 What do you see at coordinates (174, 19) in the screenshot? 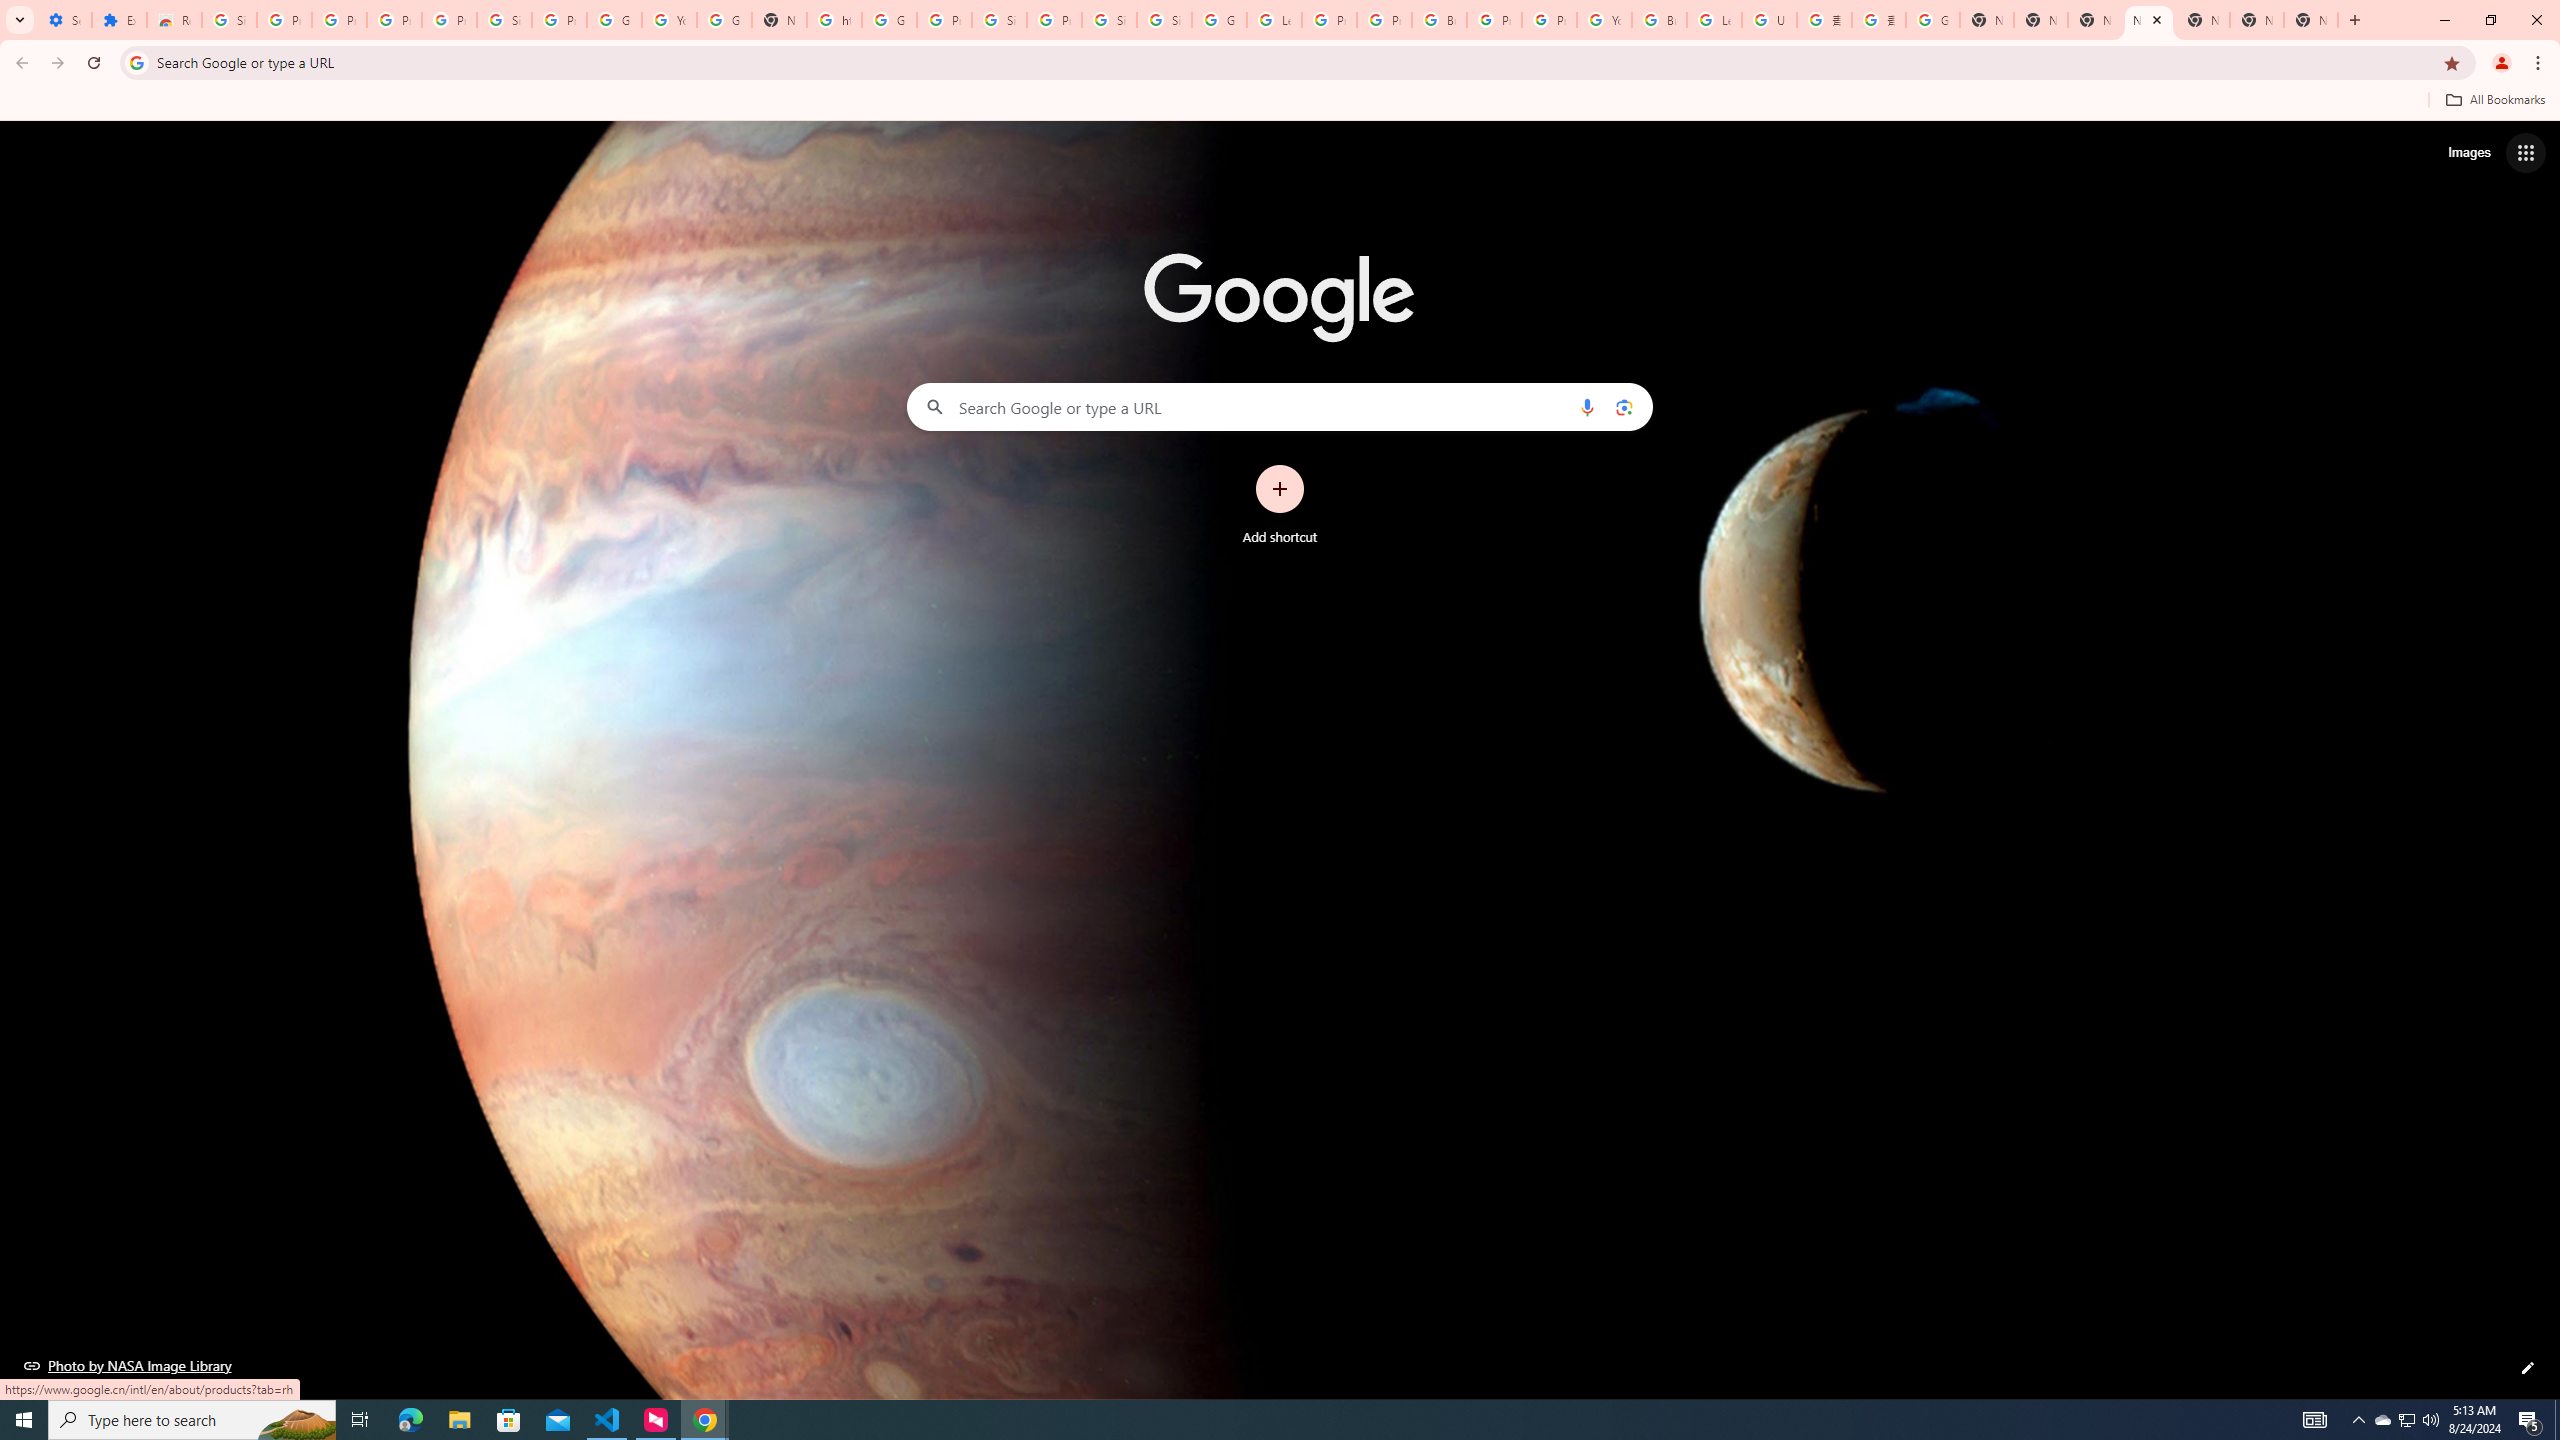
I see `'Reviews: Helix Fruit Jump Arcade Game'` at bounding box center [174, 19].